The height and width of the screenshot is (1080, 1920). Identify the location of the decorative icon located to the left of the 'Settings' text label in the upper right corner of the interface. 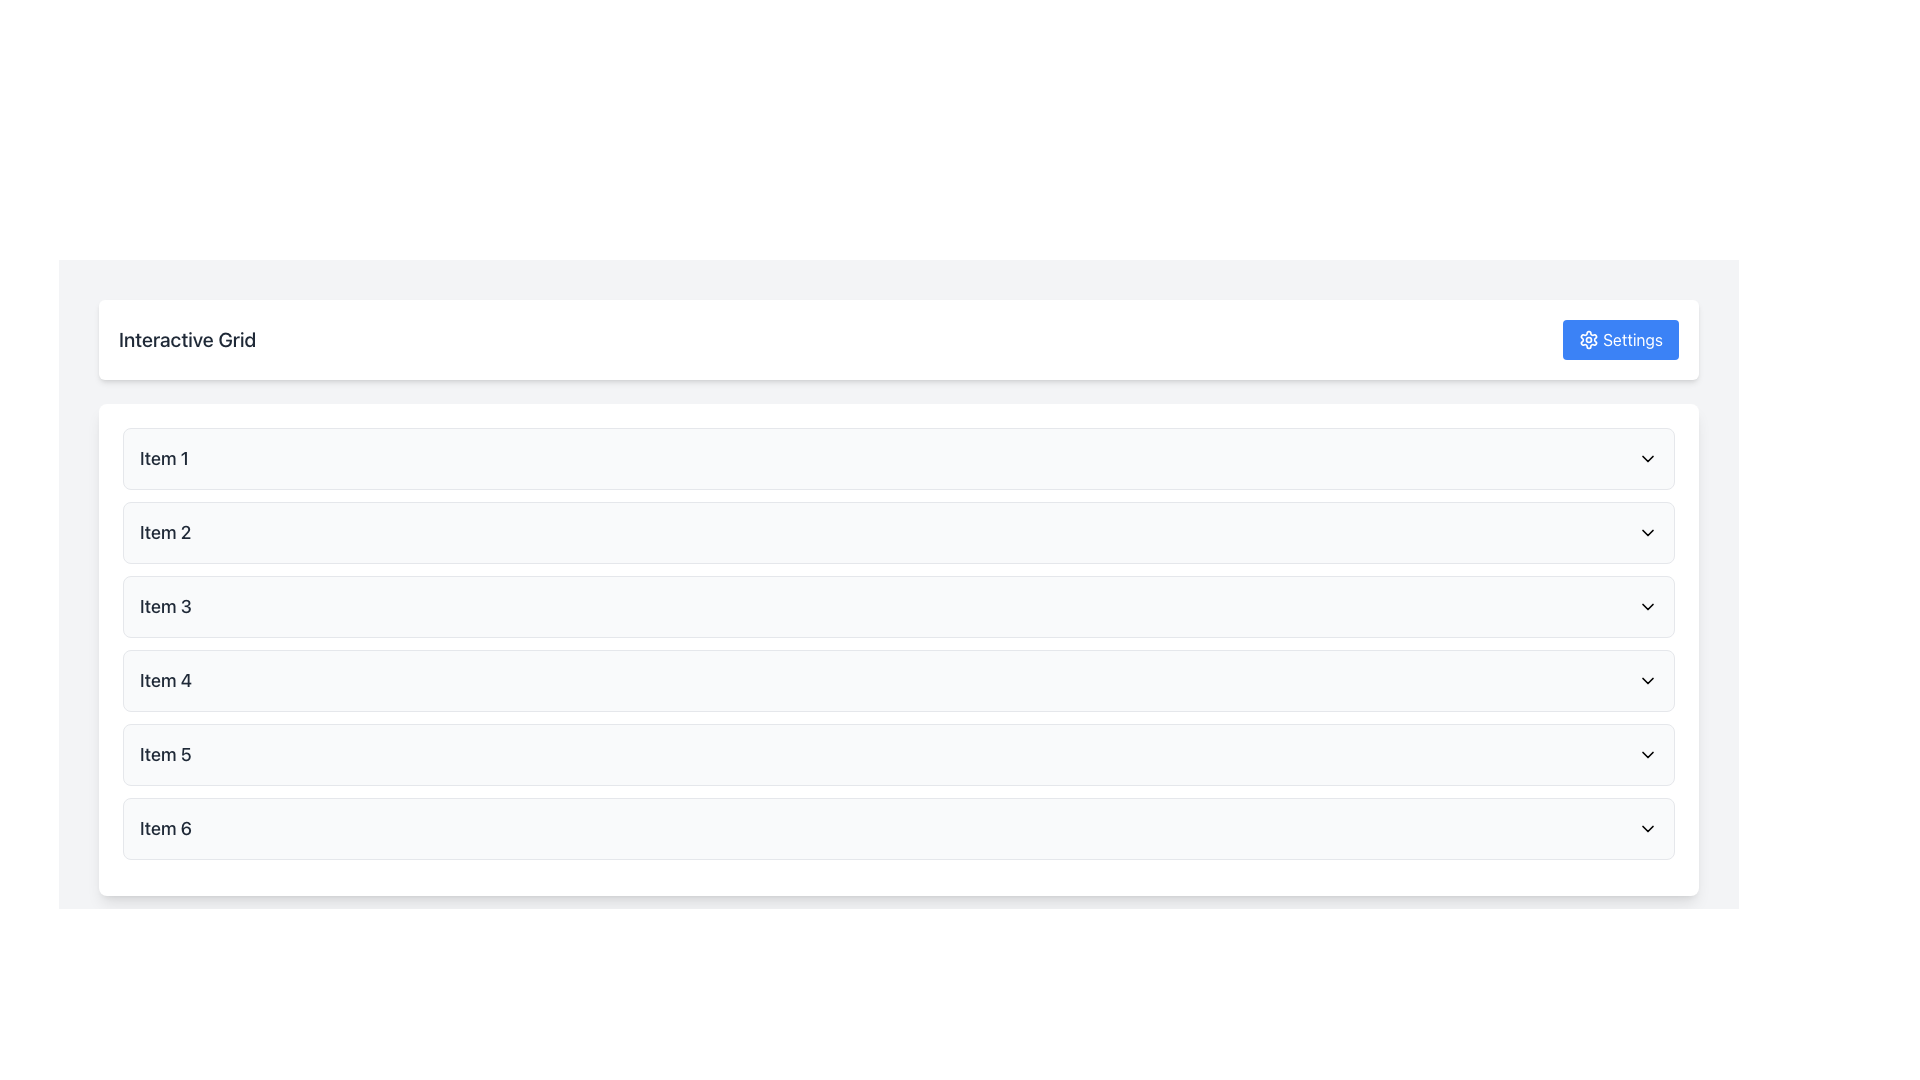
(1588, 338).